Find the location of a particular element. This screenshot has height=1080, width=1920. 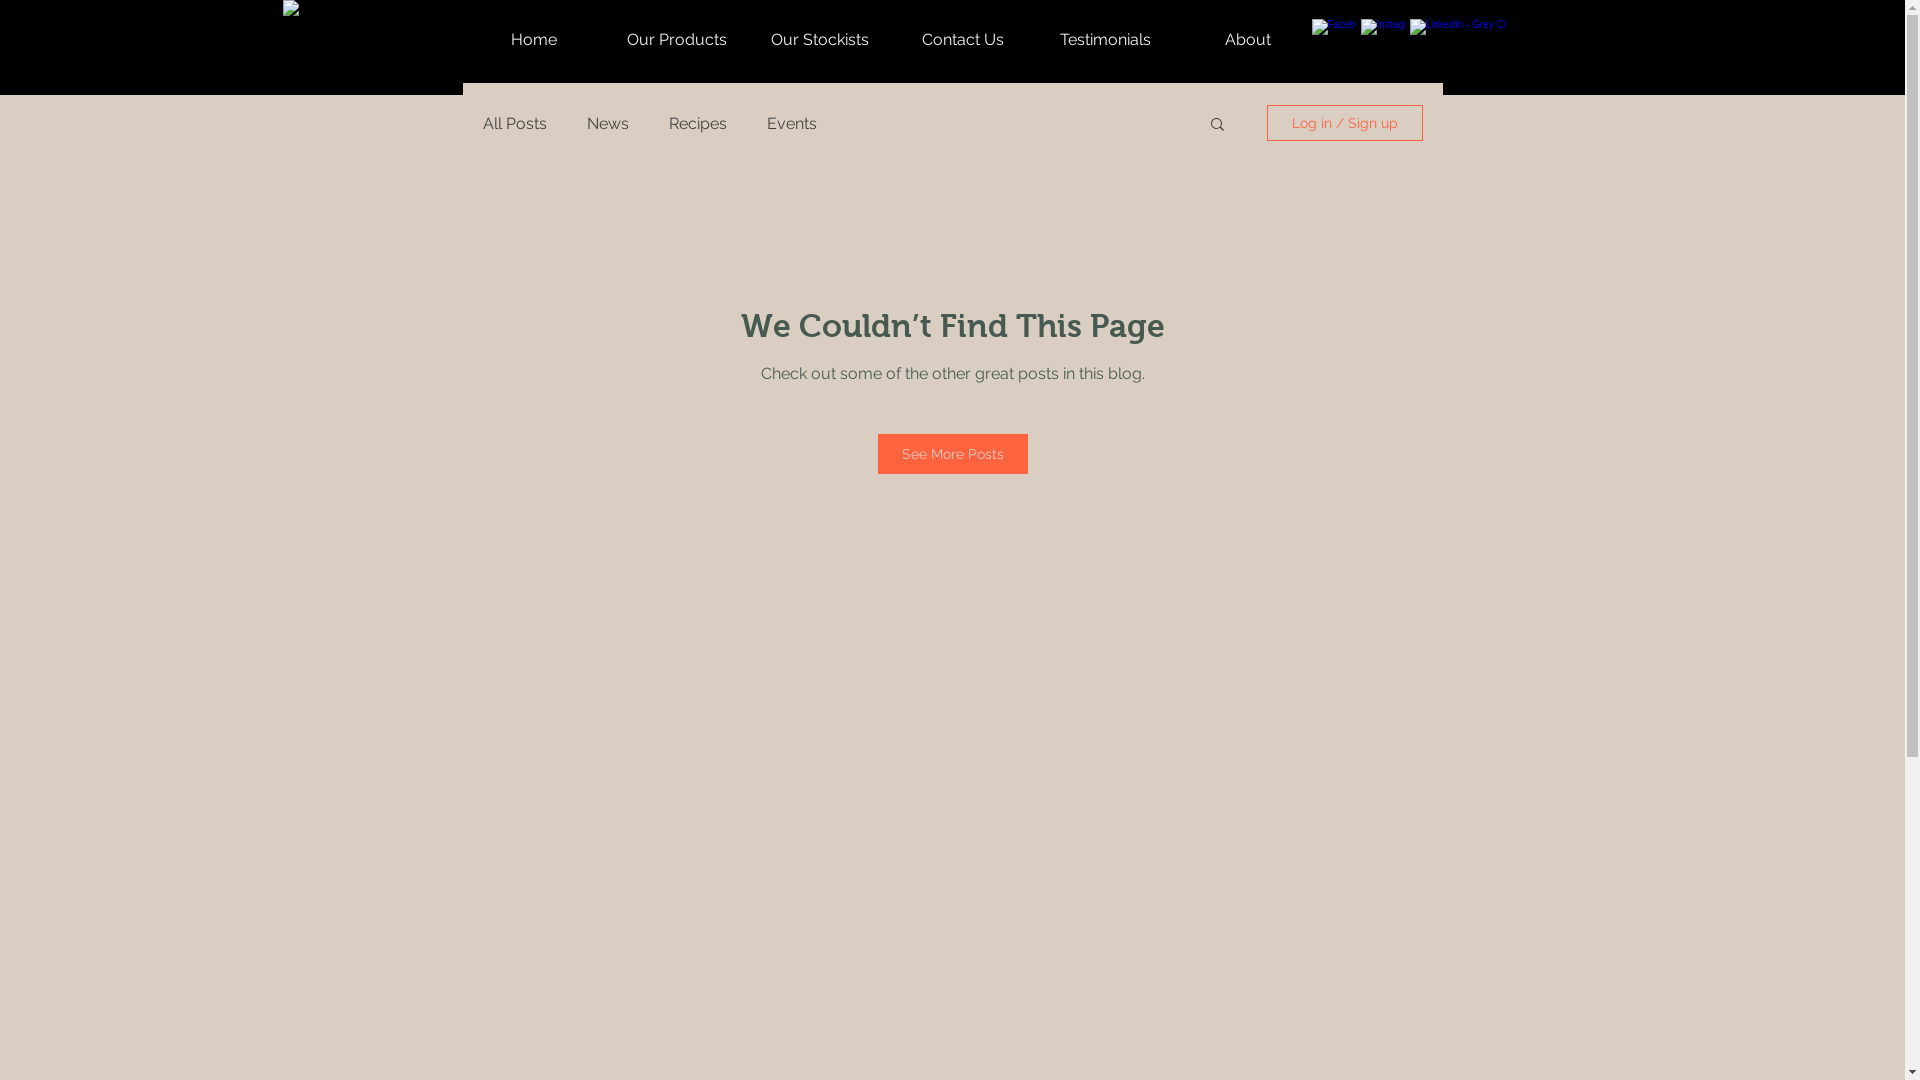

'Contact Us' is located at coordinates (963, 39).